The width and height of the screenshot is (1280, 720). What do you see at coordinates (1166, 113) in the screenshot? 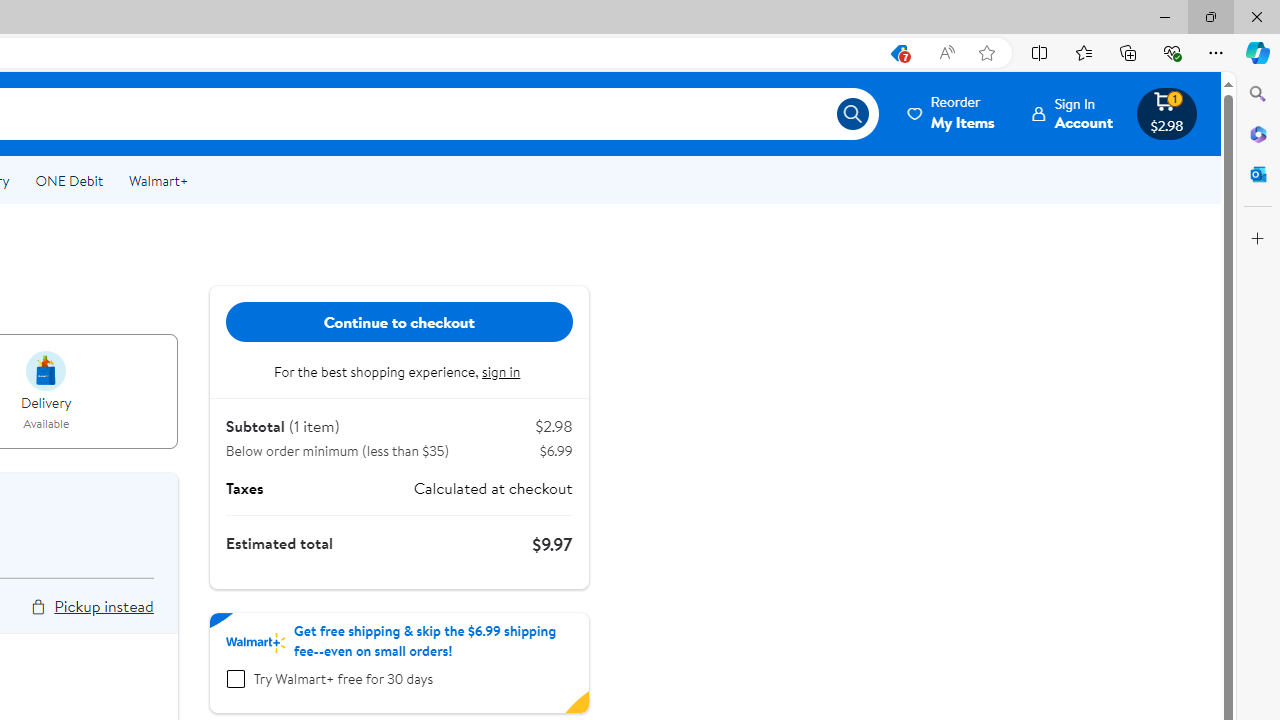
I see `'Cart contains 1 item Total Amount $2.98'` at bounding box center [1166, 113].